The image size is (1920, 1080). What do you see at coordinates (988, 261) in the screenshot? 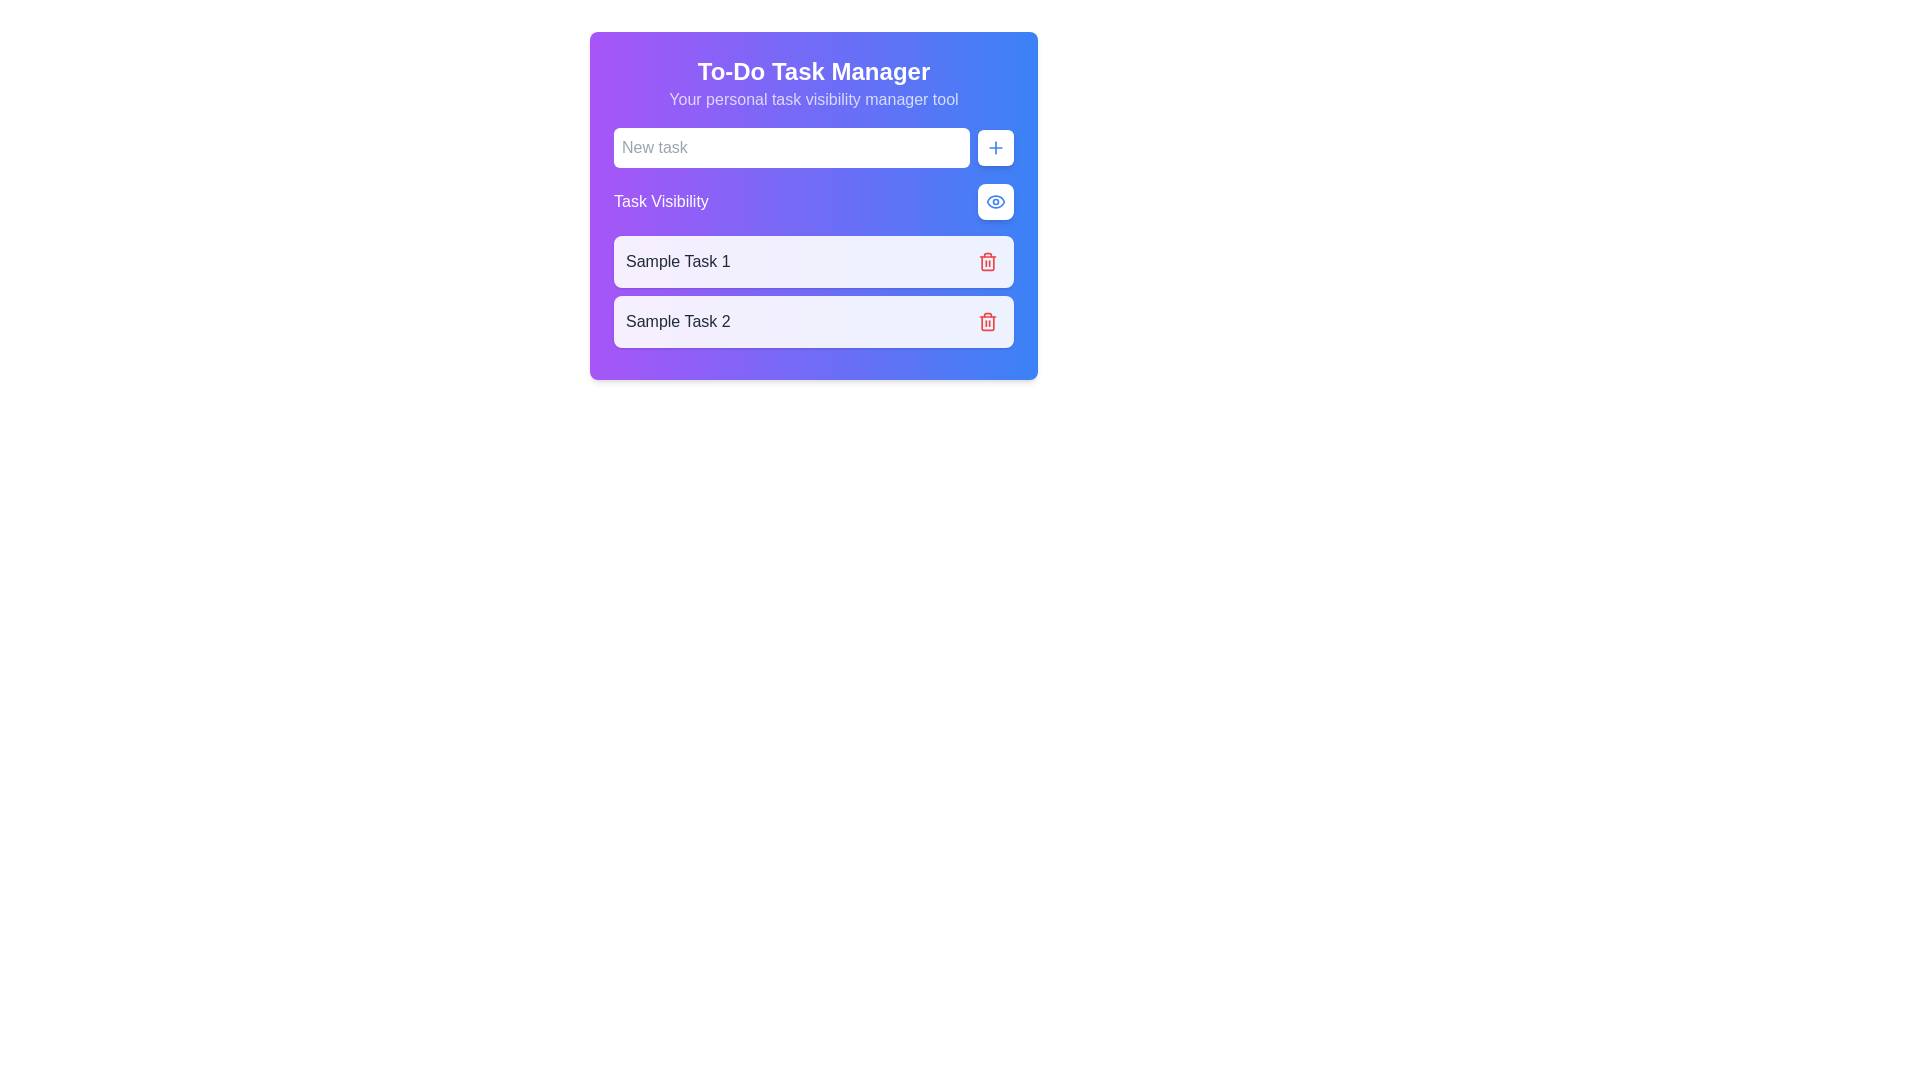
I see `the delete button, styled as a garbage bin, located at the rightmost side of 'Sample Task 2'` at bounding box center [988, 261].